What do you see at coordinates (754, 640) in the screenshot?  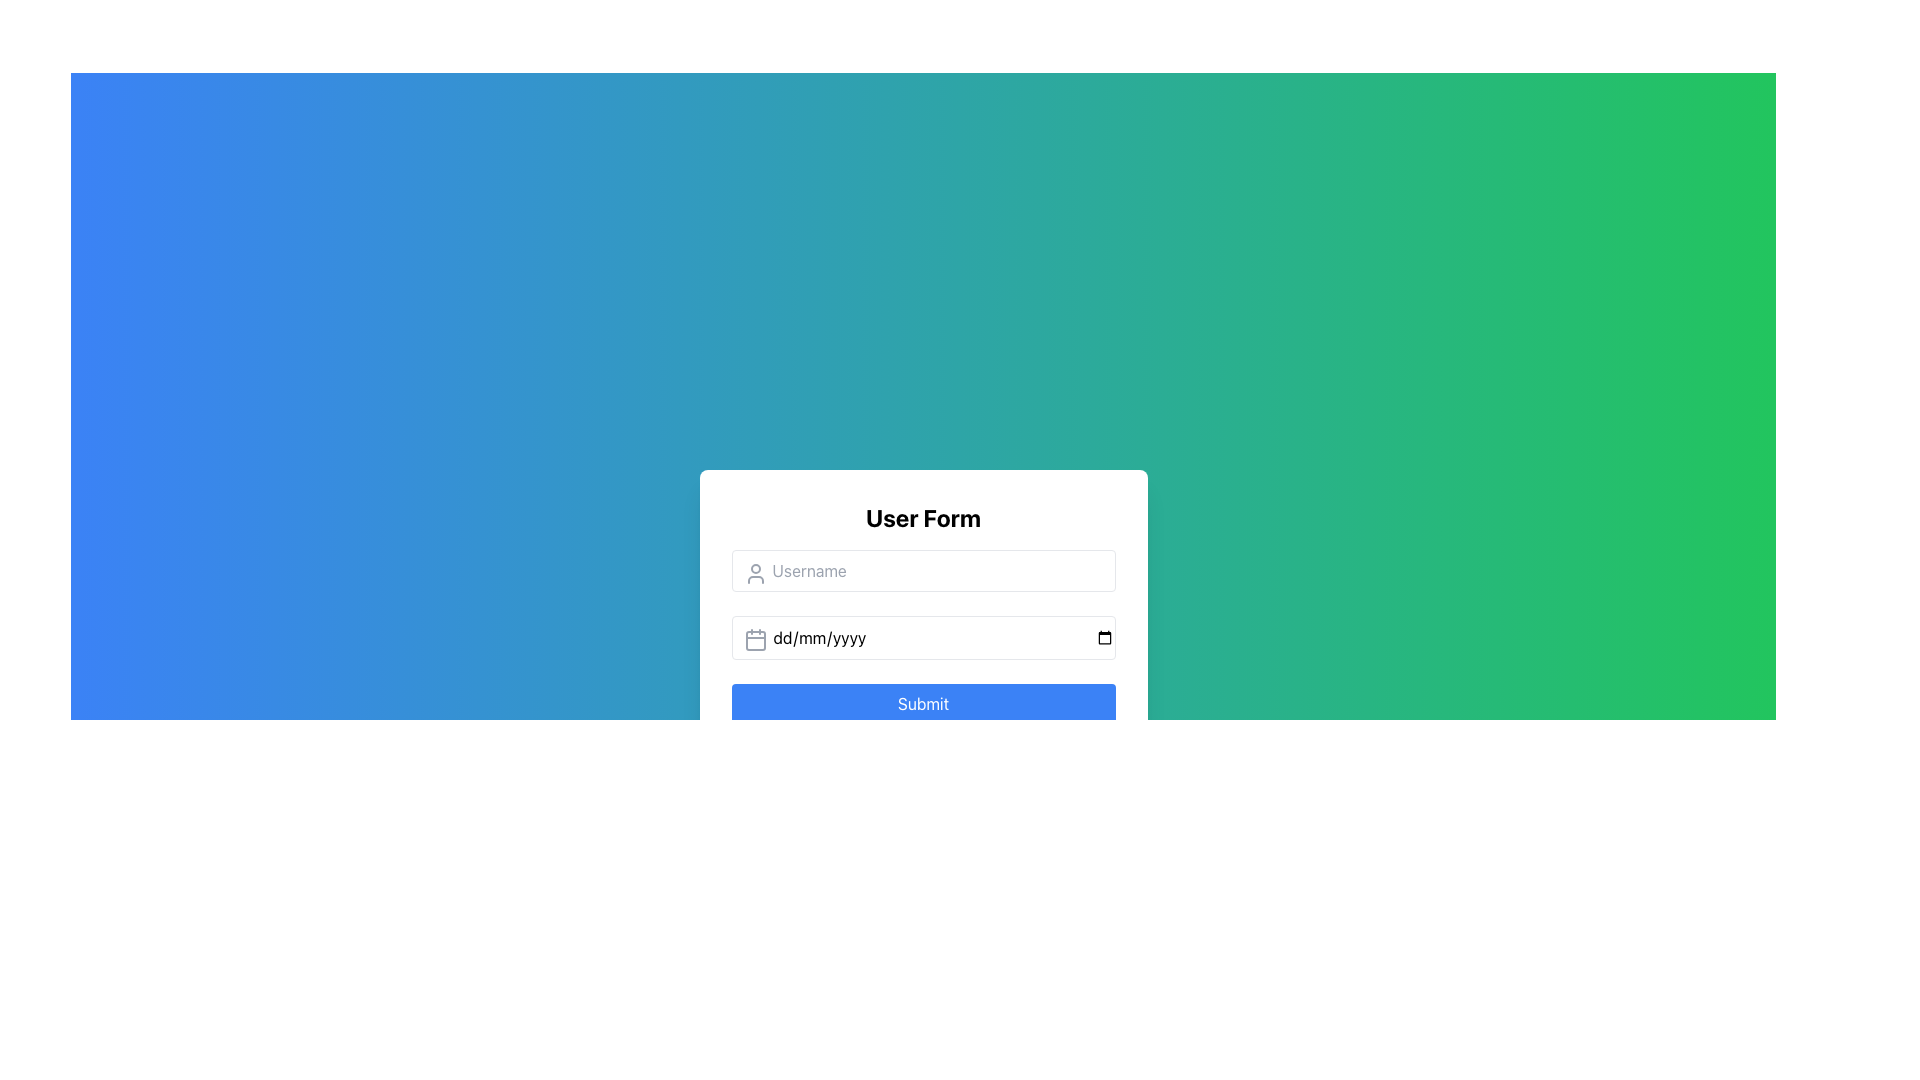 I see `the SVG rectangle with rounded corners located at the lower center part of the calendar icon near the input field labeled 'dd/mm/yyyy'` at bounding box center [754, 640].